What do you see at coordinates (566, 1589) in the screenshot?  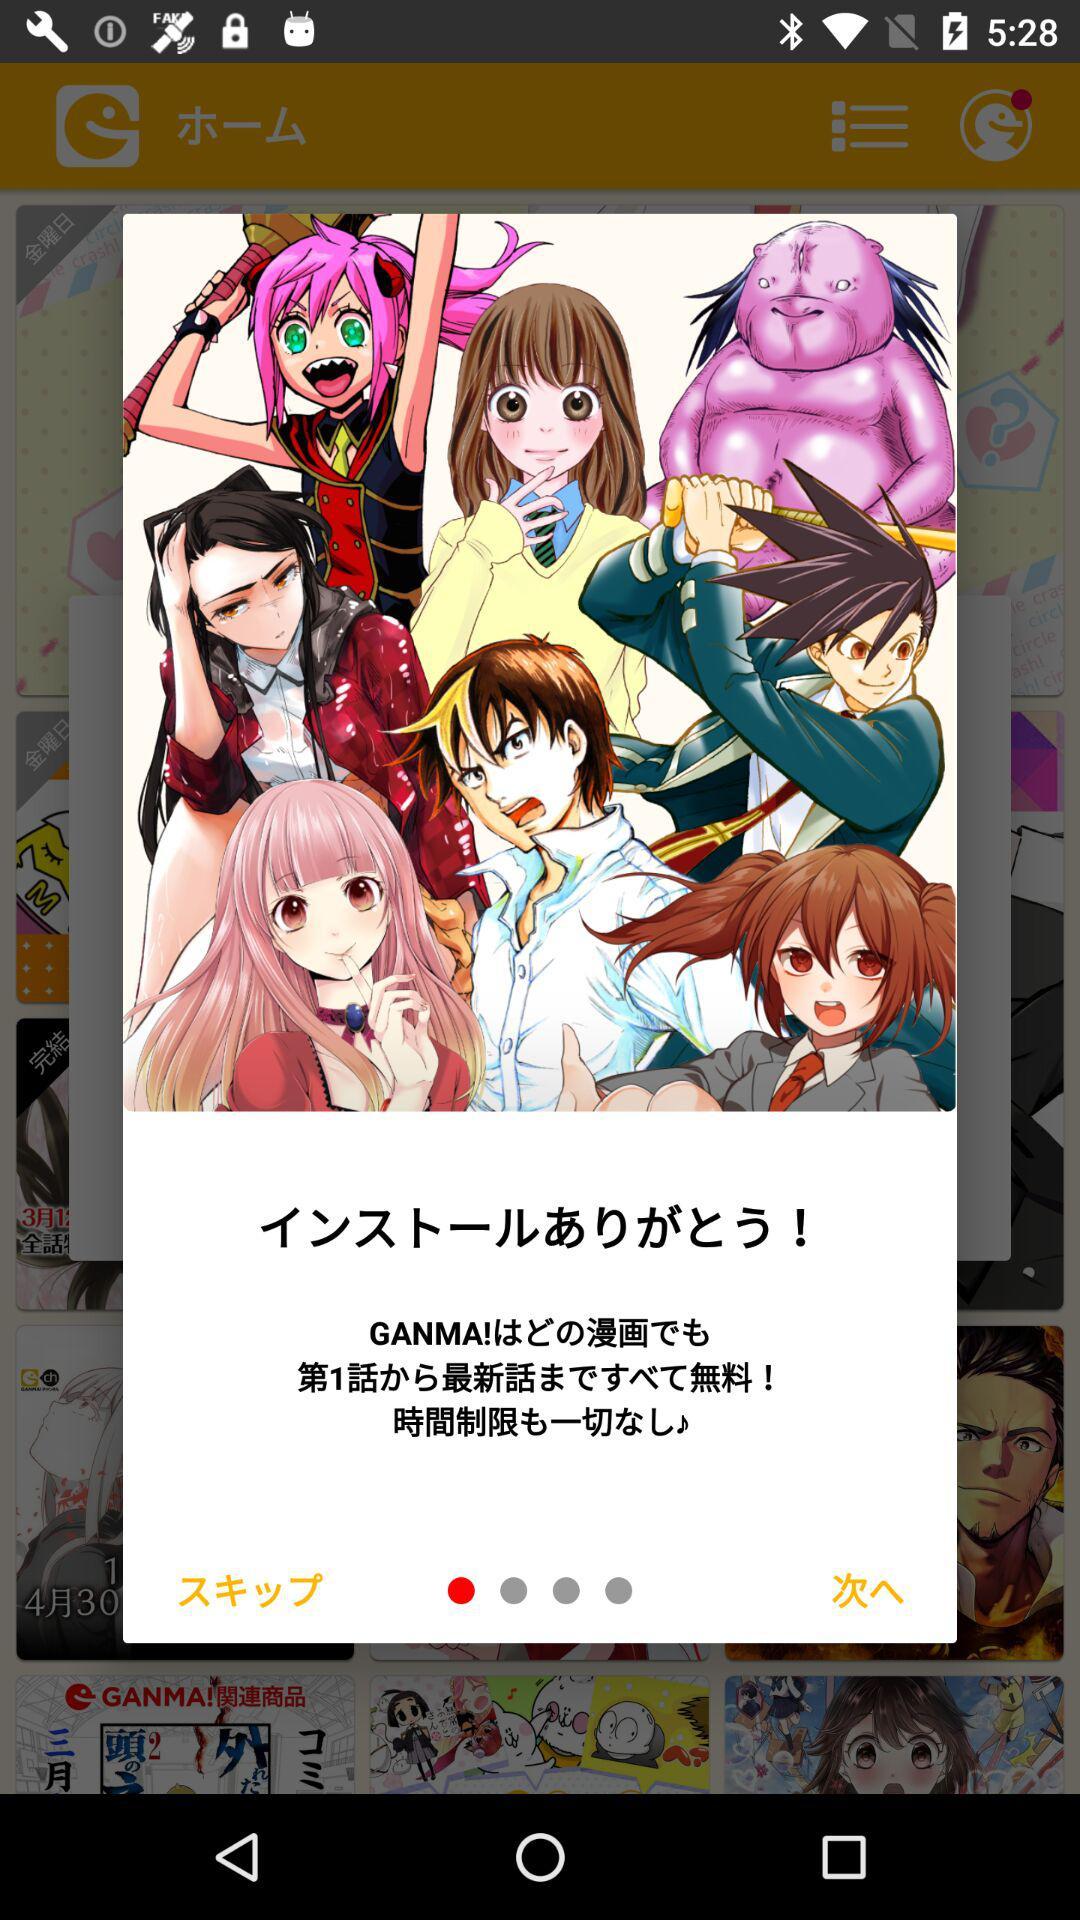 I see `3rd slide` at bounding box center [566, 1589].